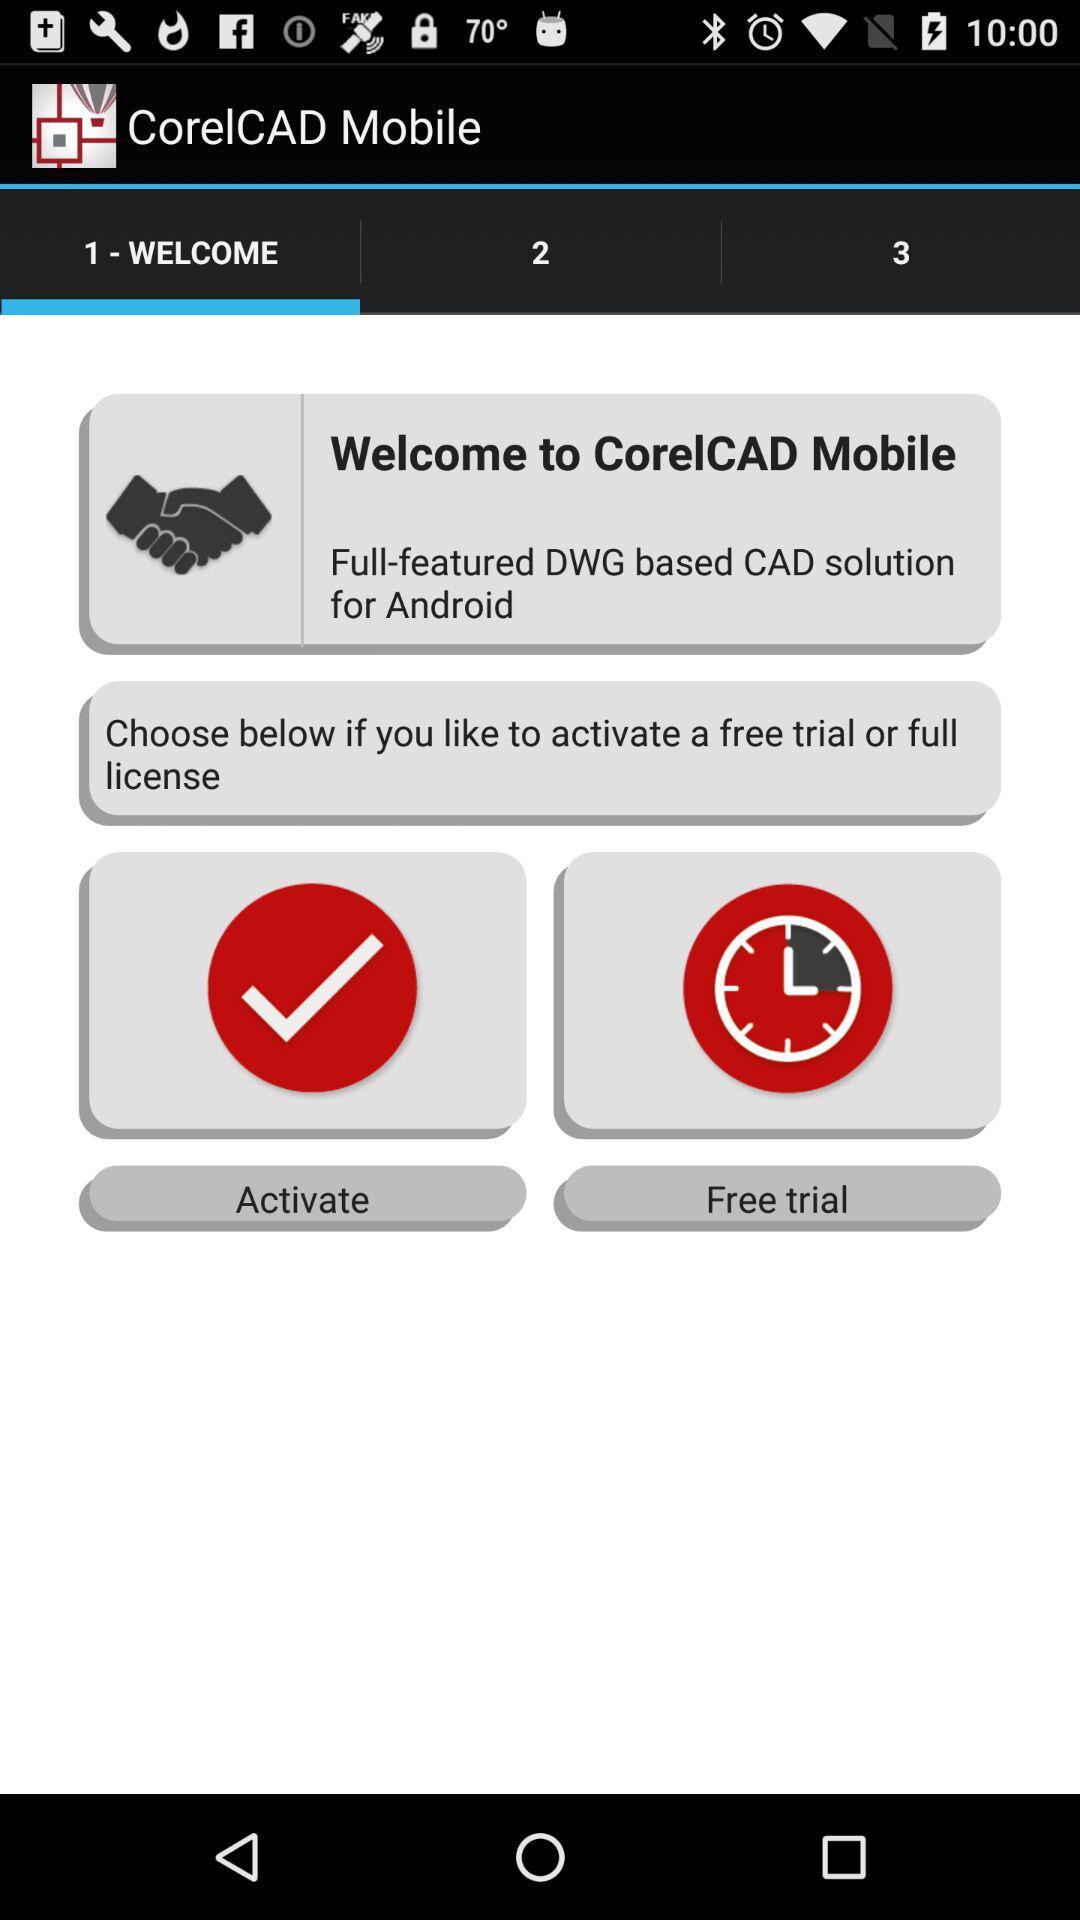 Image resolution: width=1080 pixels, height=1920 pixels. I want to click on the icon beside coralcad mobile, so click(72, 124).